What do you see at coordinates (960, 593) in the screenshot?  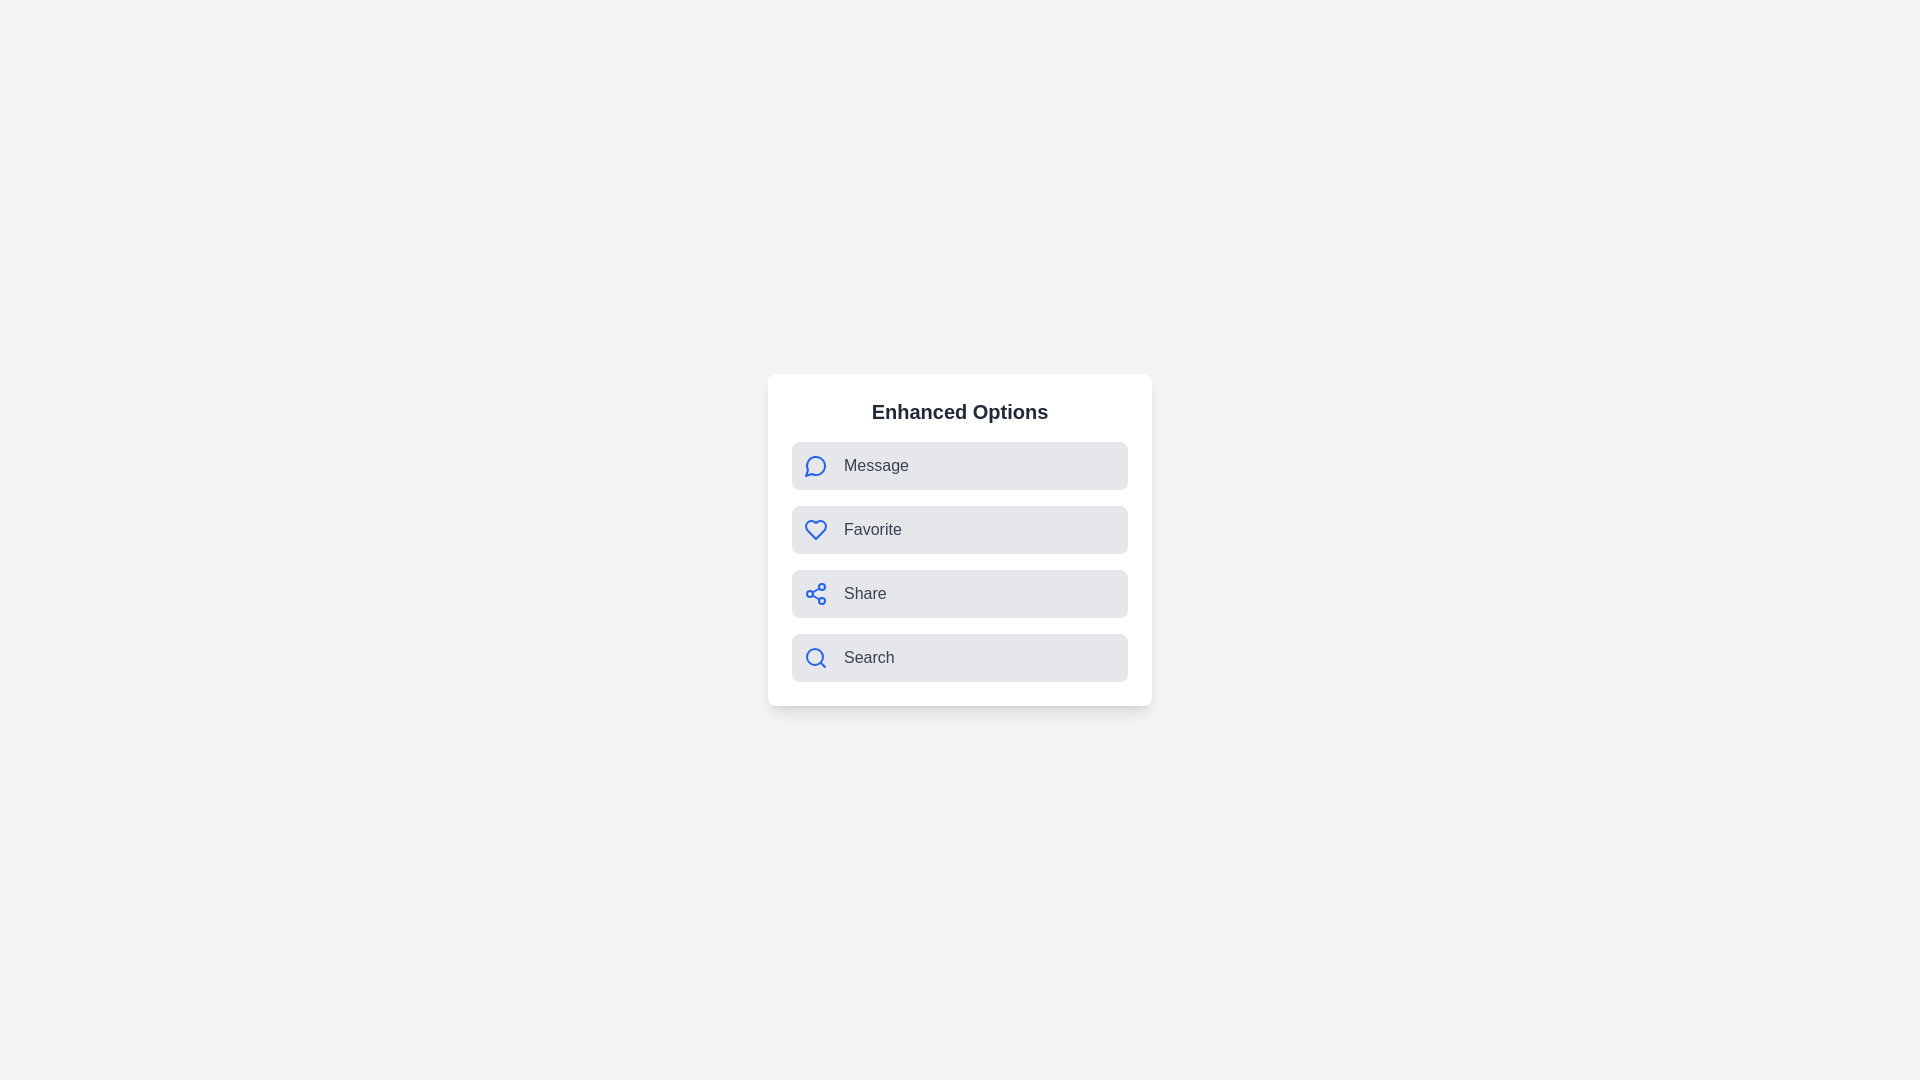 I see `the 'Share' option to trigger its functionality` at bounding box center [960, 593].